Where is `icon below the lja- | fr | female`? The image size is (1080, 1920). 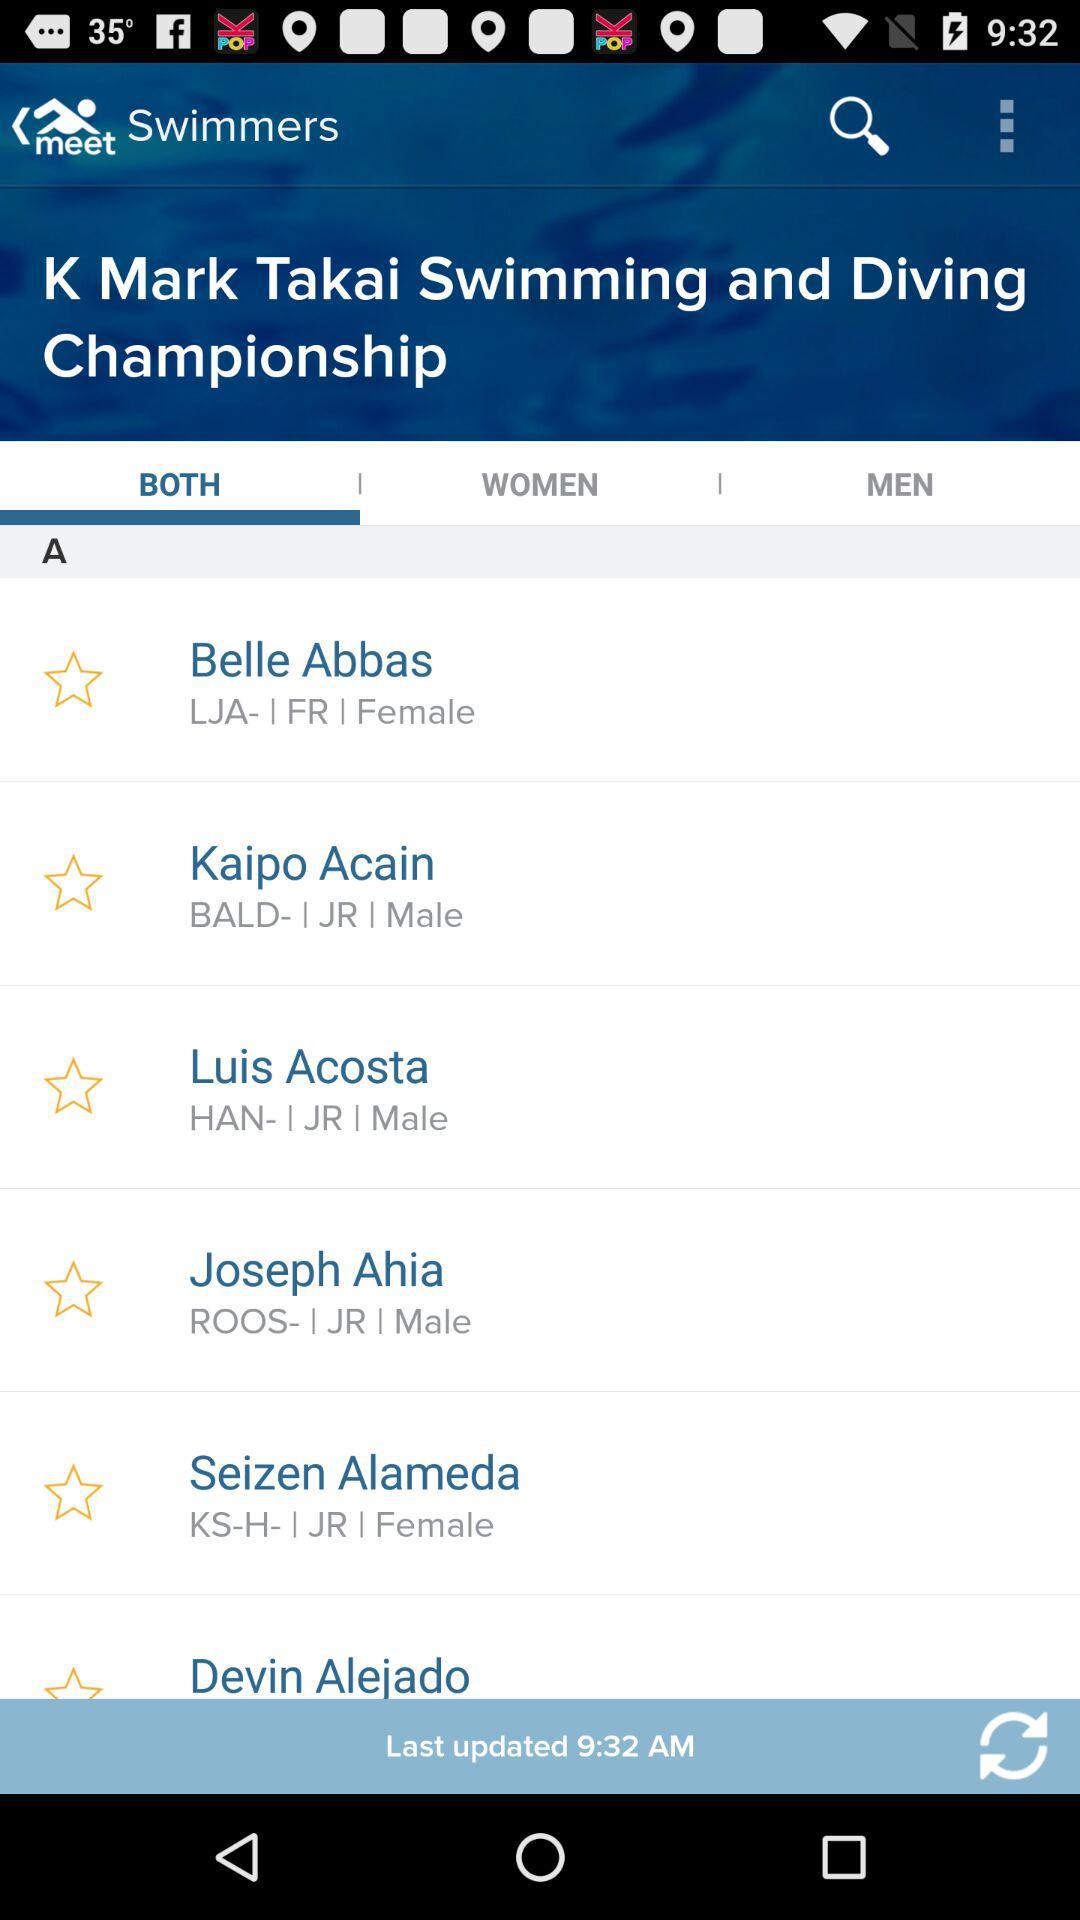
icon below the lja- | fr | female is located at coordinates (623, 861).